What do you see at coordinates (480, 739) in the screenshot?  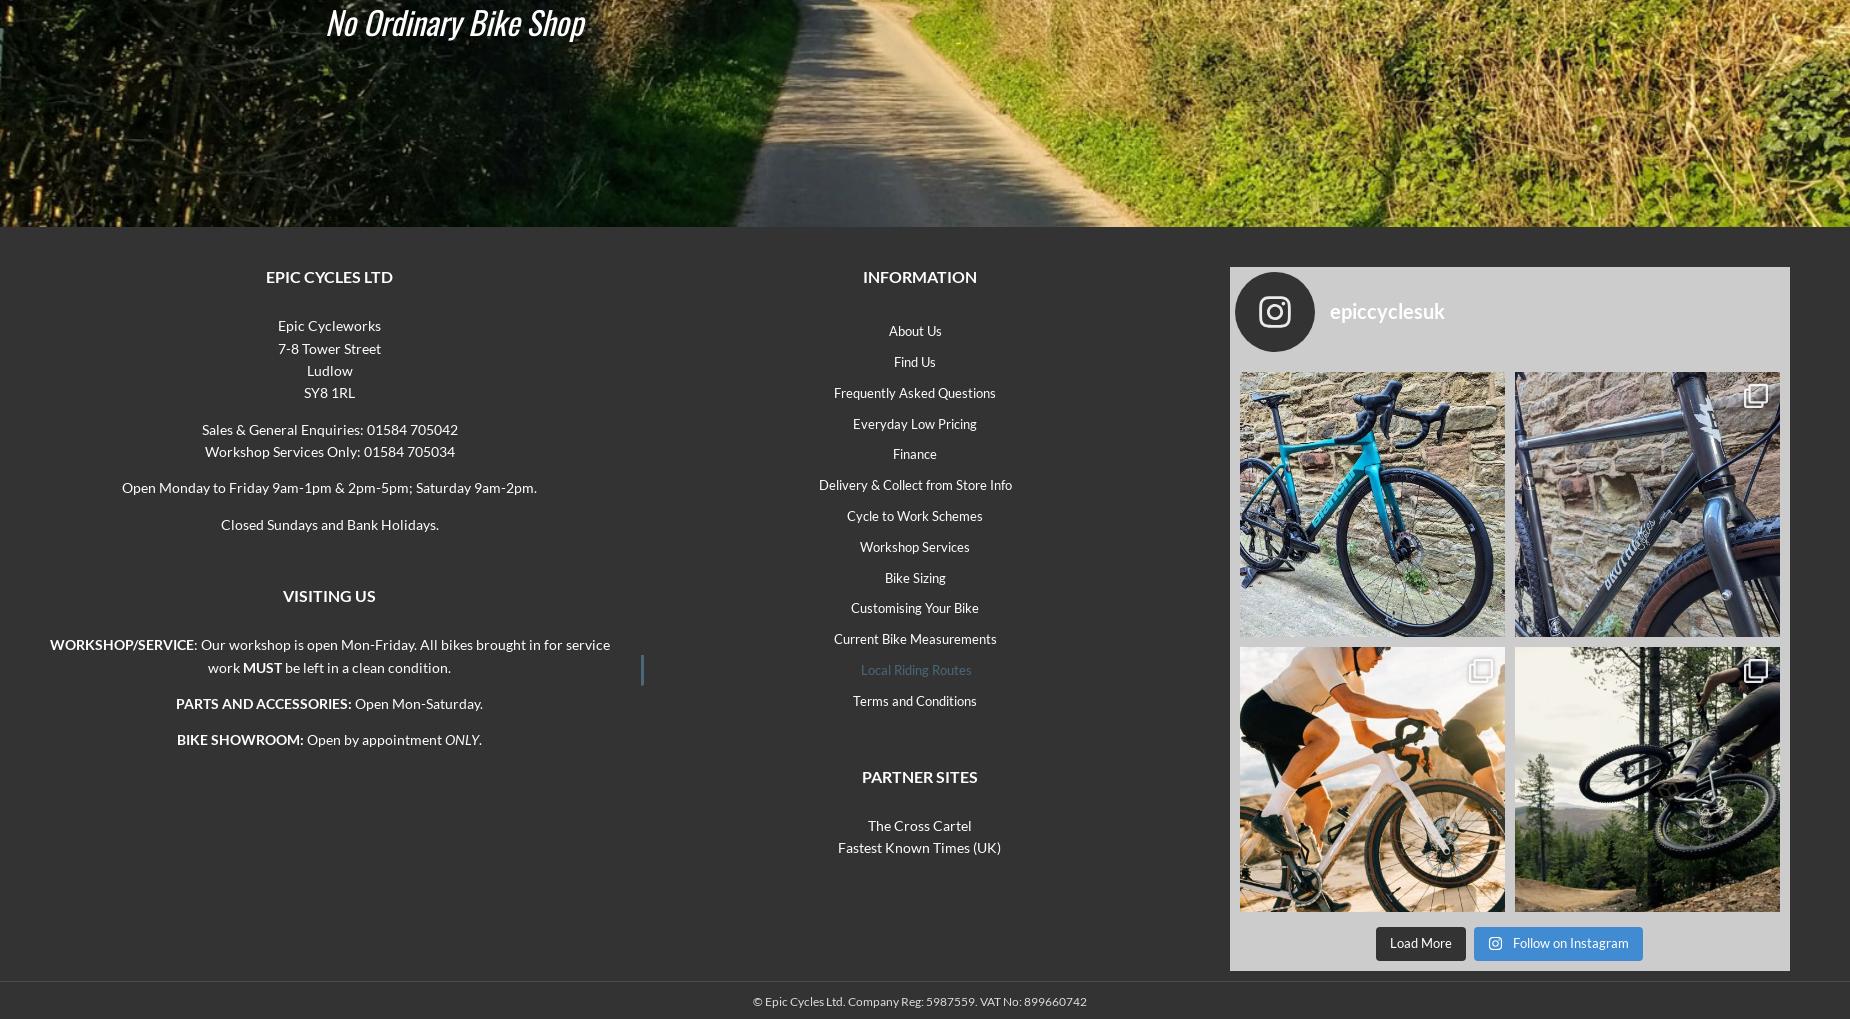 I see `'.'` at bounding box center [480, 739].